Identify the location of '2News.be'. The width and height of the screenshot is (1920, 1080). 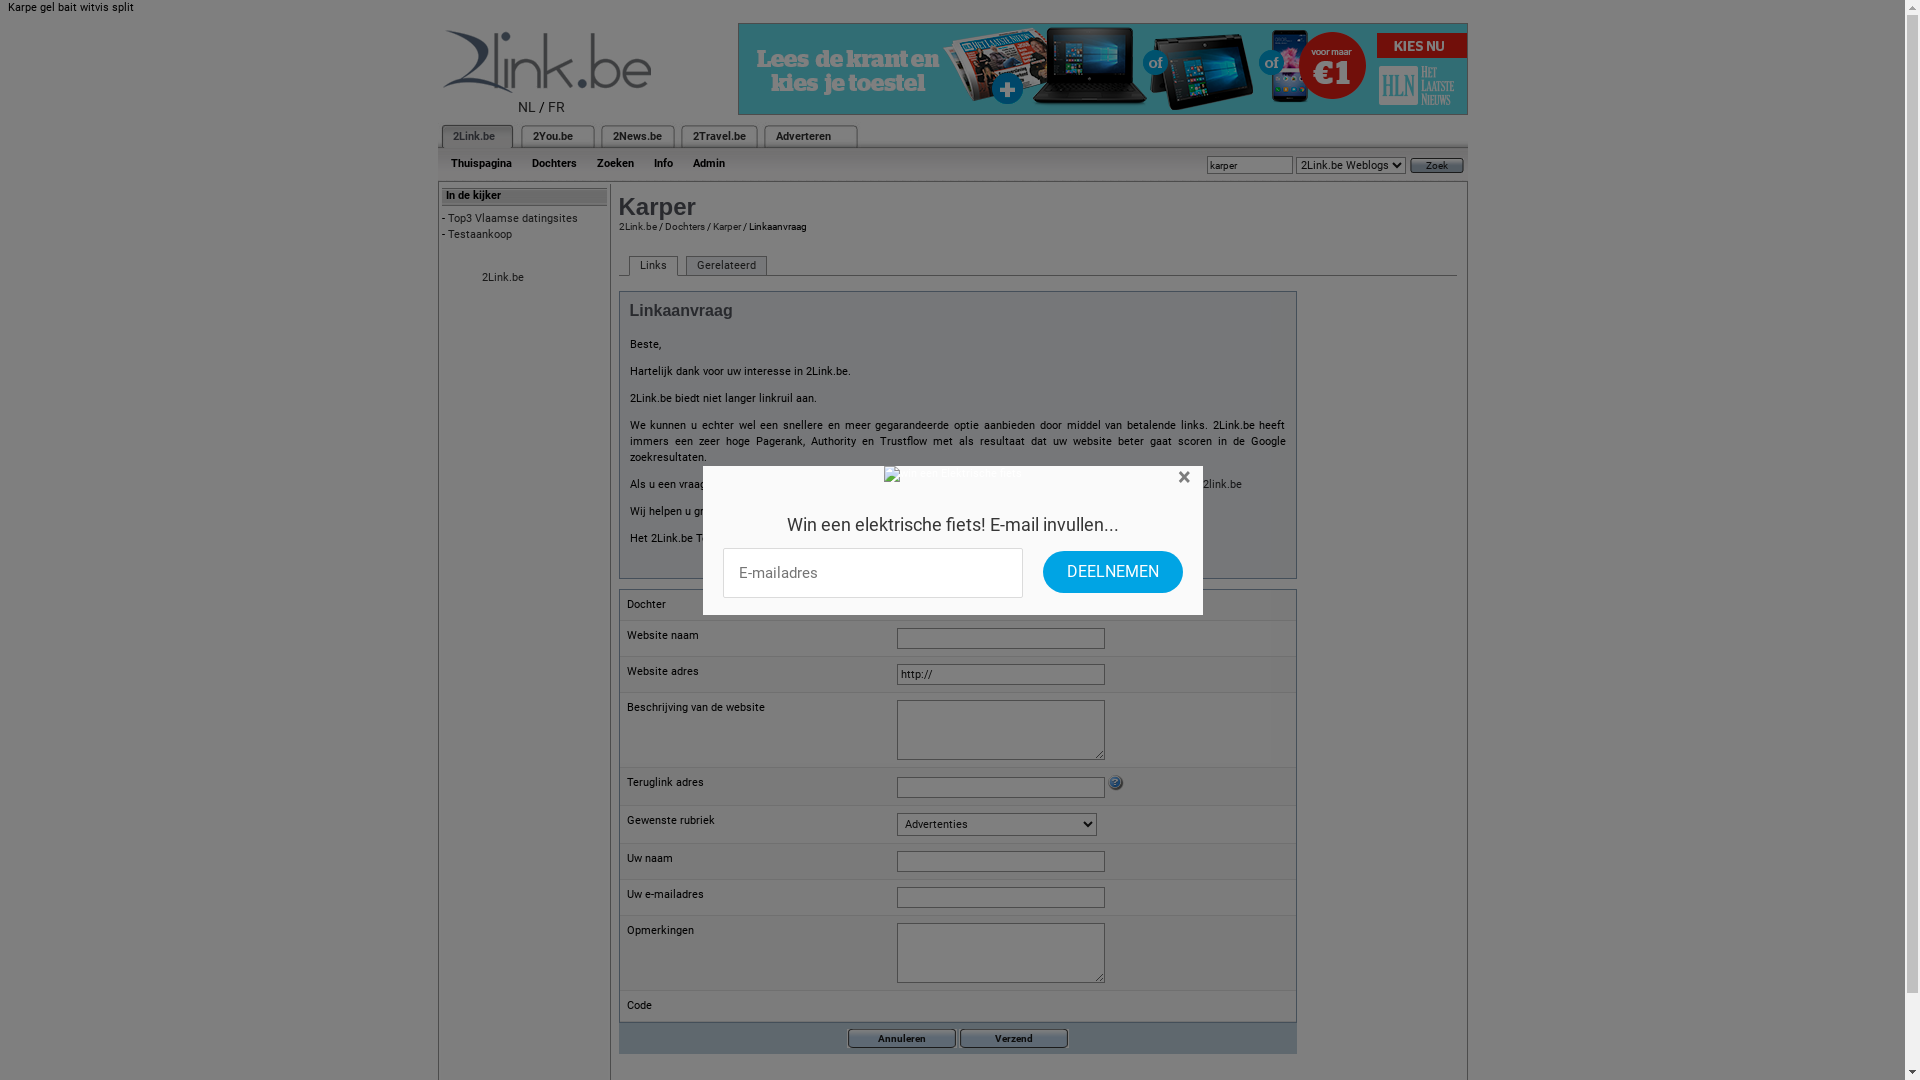
(635, 135).